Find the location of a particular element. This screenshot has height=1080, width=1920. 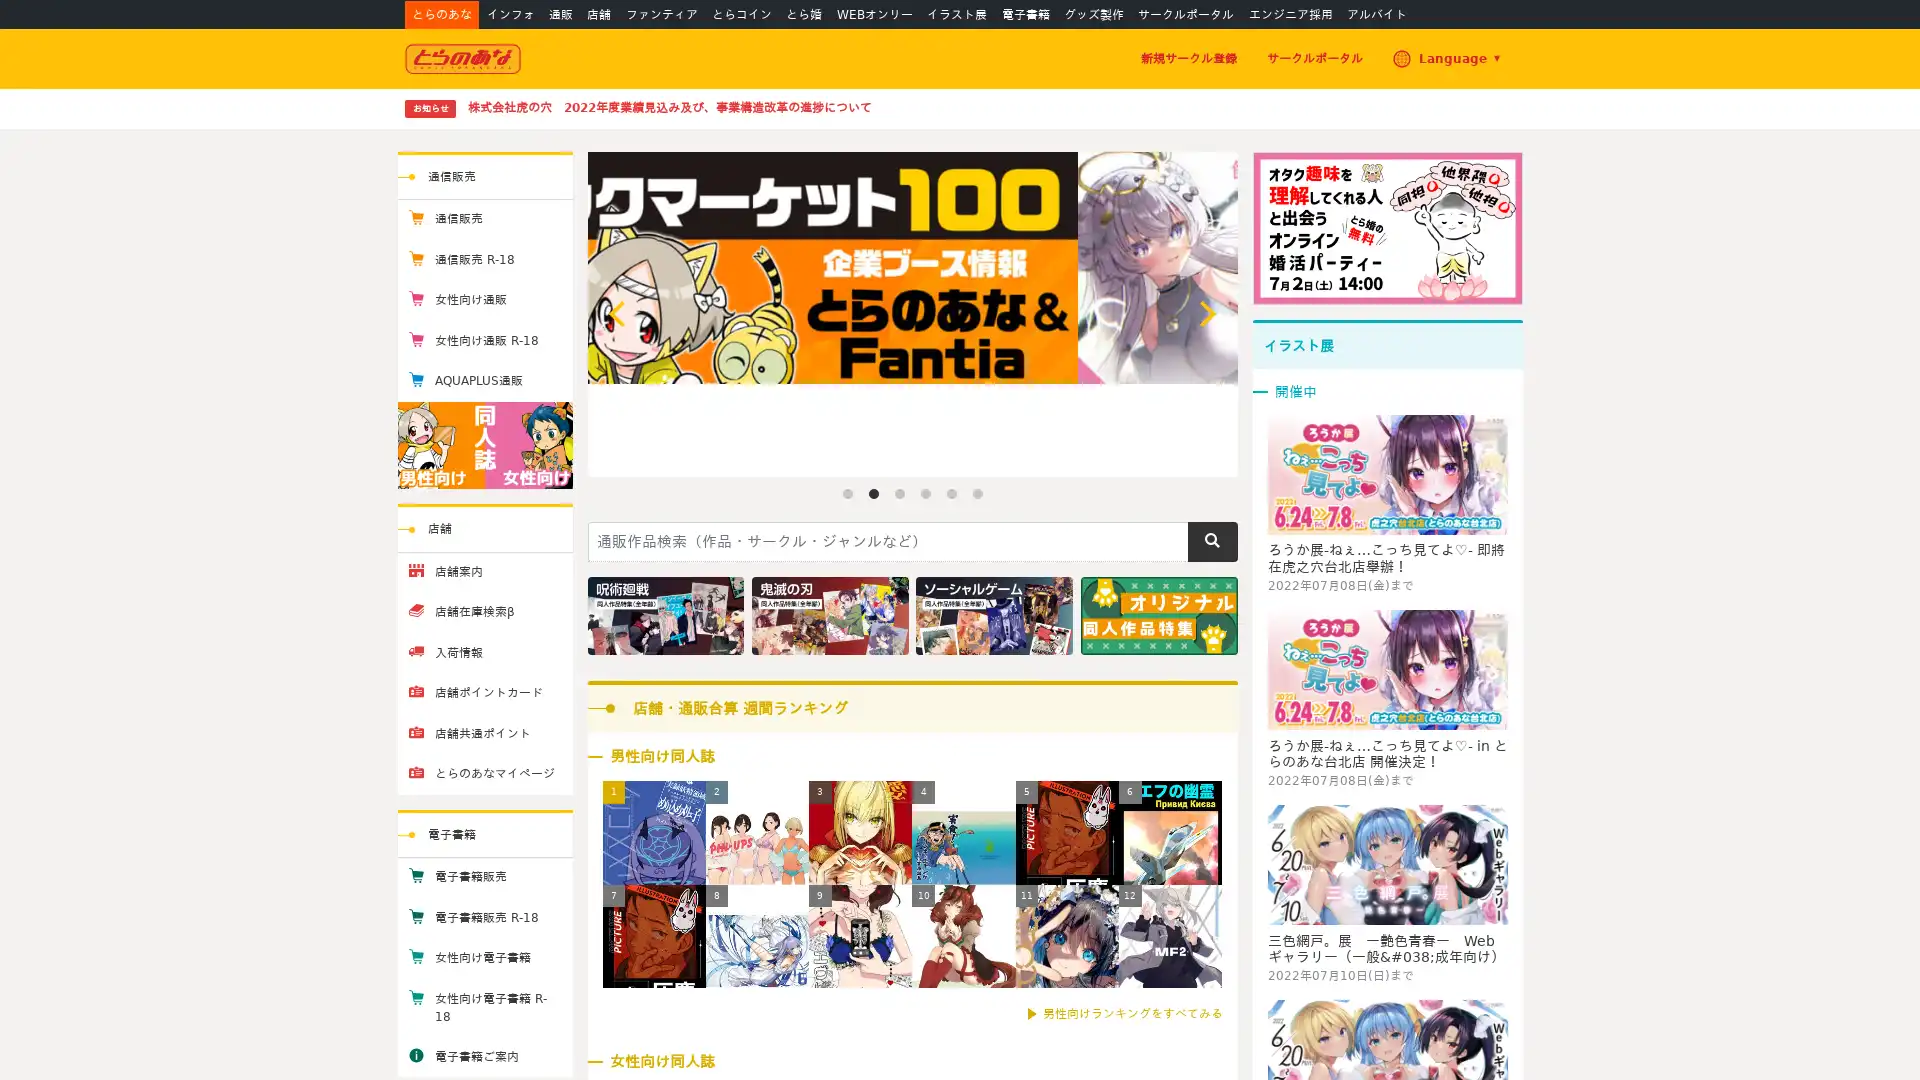

Next is located at coordinates (1203, 313).